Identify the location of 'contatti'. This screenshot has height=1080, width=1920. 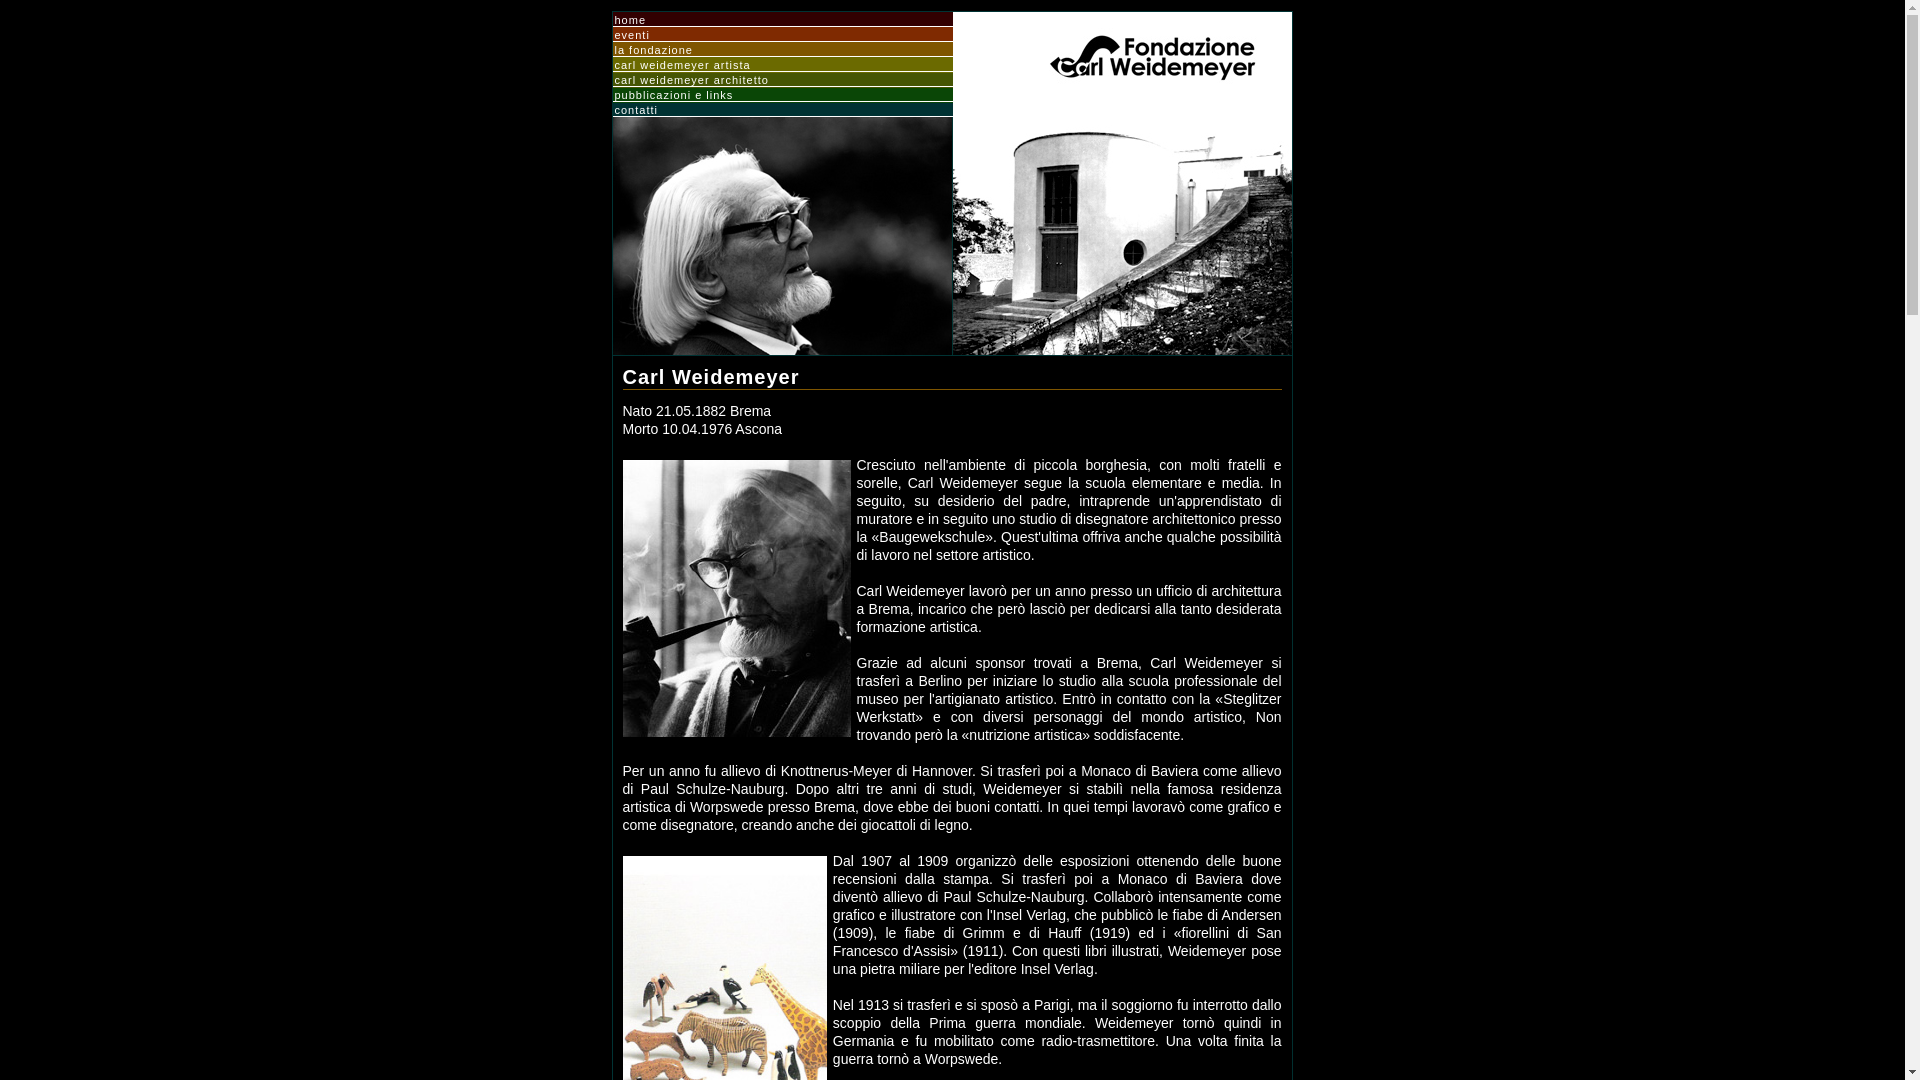
(613, 110).